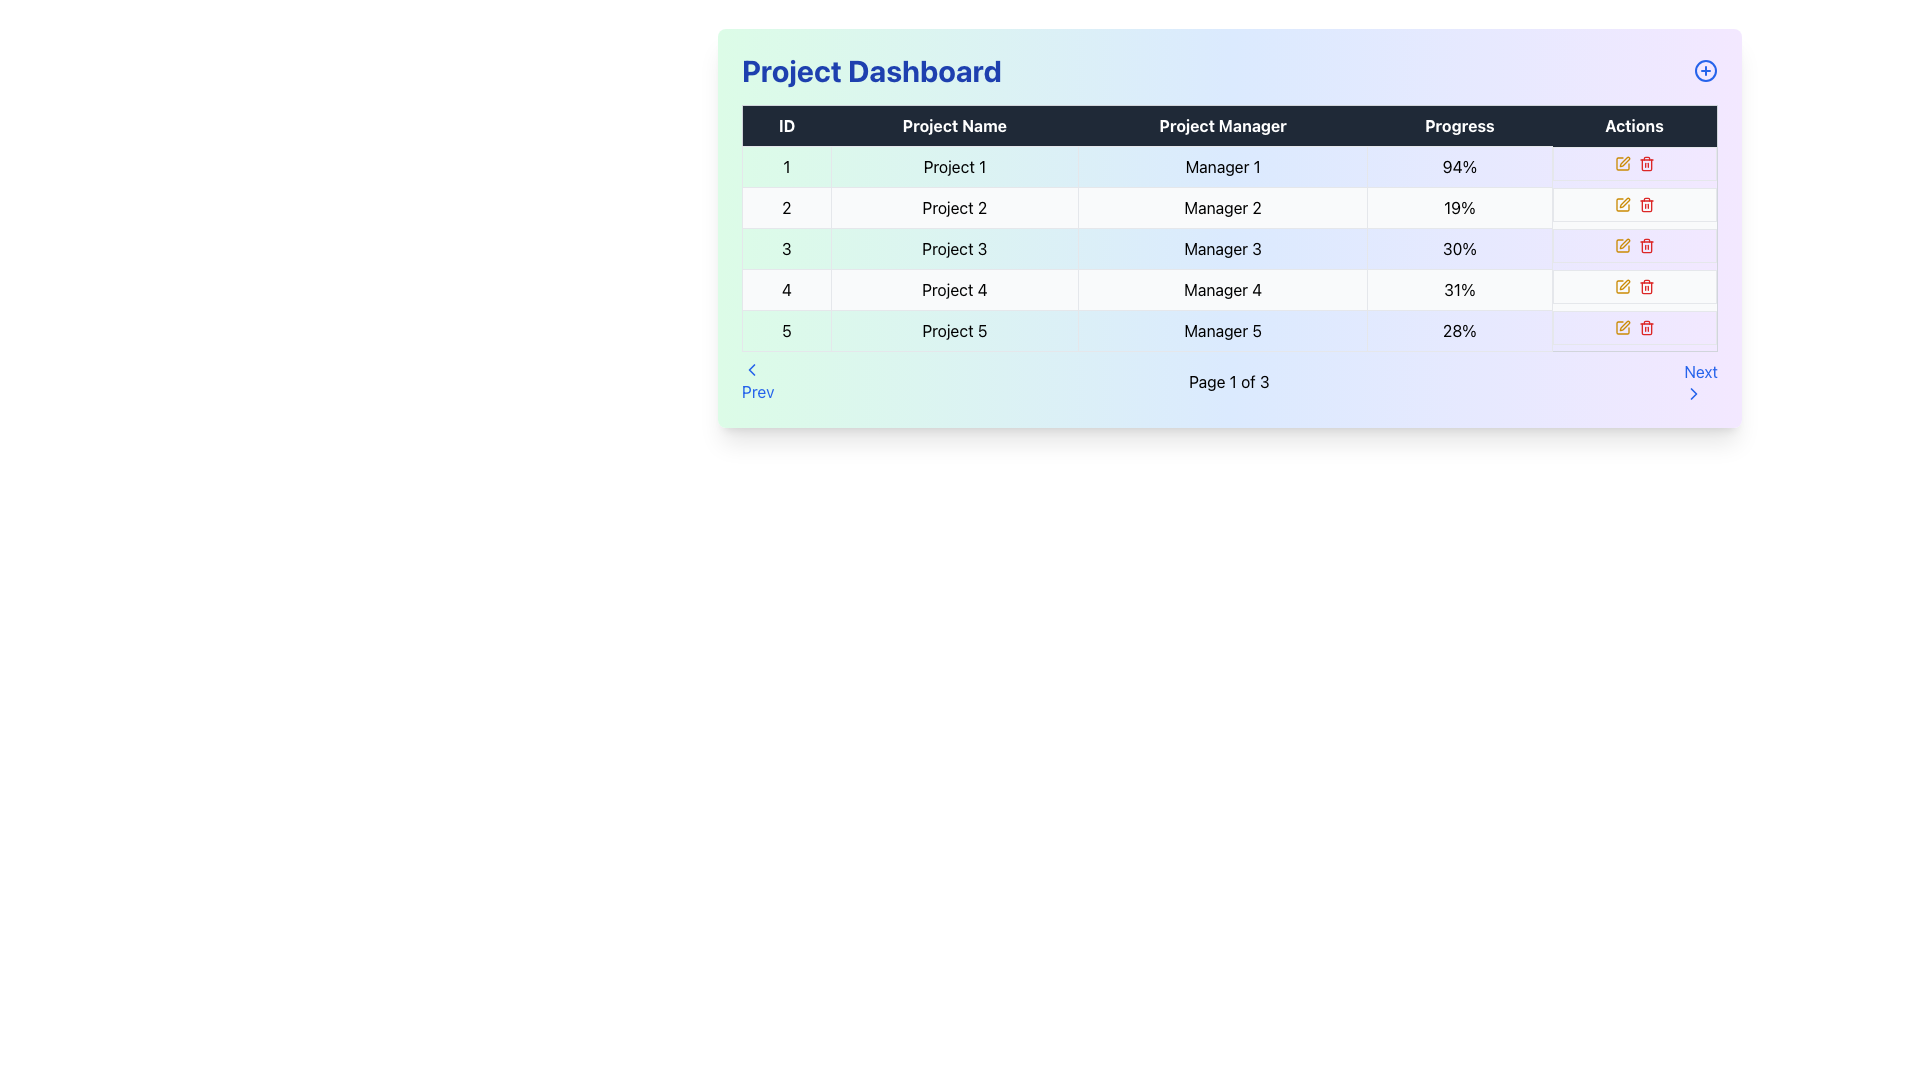 Image resolution: width=1920 pixels, height=1080 pixels. I want to click on the left-pointing chevron icon located in the bottom-left corner of the table, next to the text 'Prev', so click(751, 370).